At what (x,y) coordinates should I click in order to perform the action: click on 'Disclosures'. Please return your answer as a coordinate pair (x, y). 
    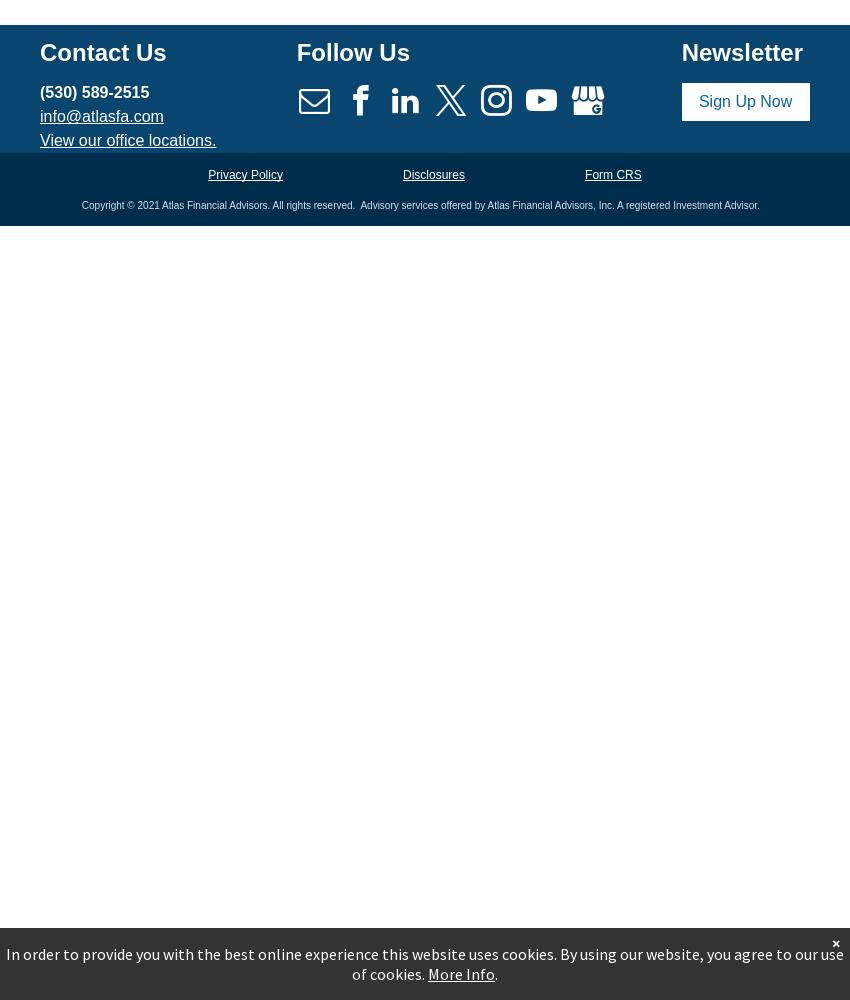
    Looking at the image, I should click on (402, 174).